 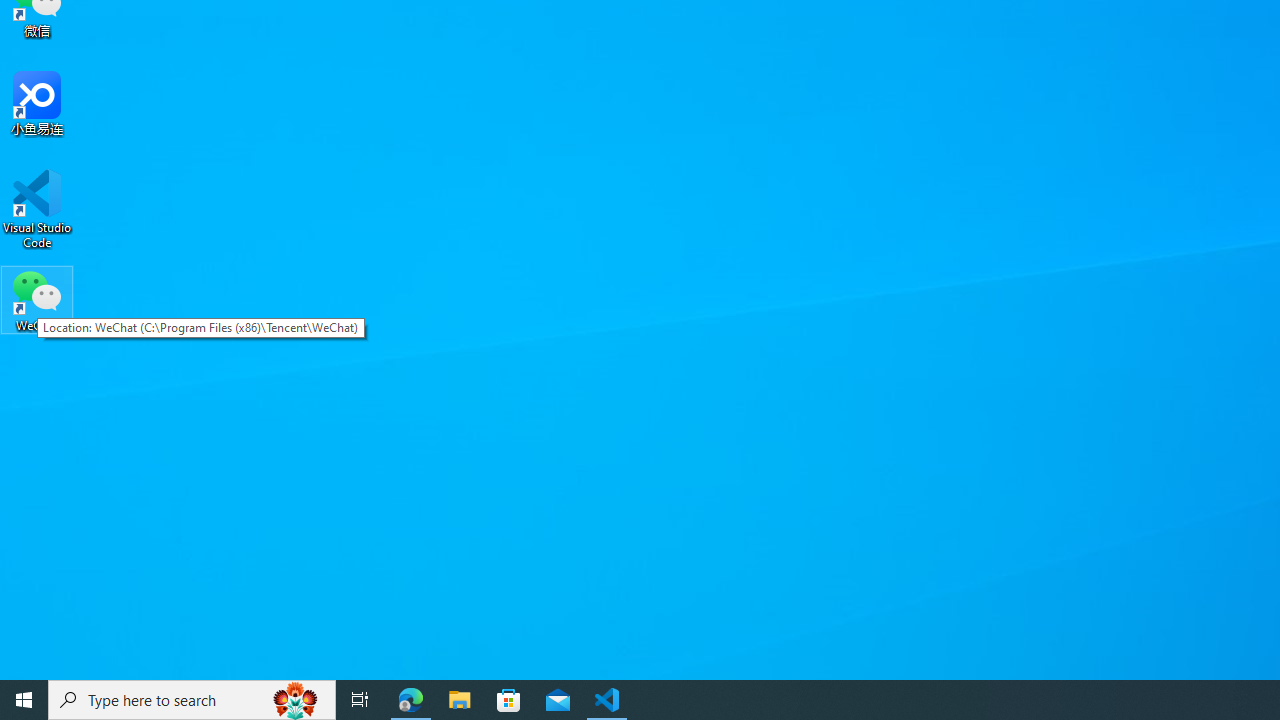 I want to click on 'Start', so click(x=24, y=698).